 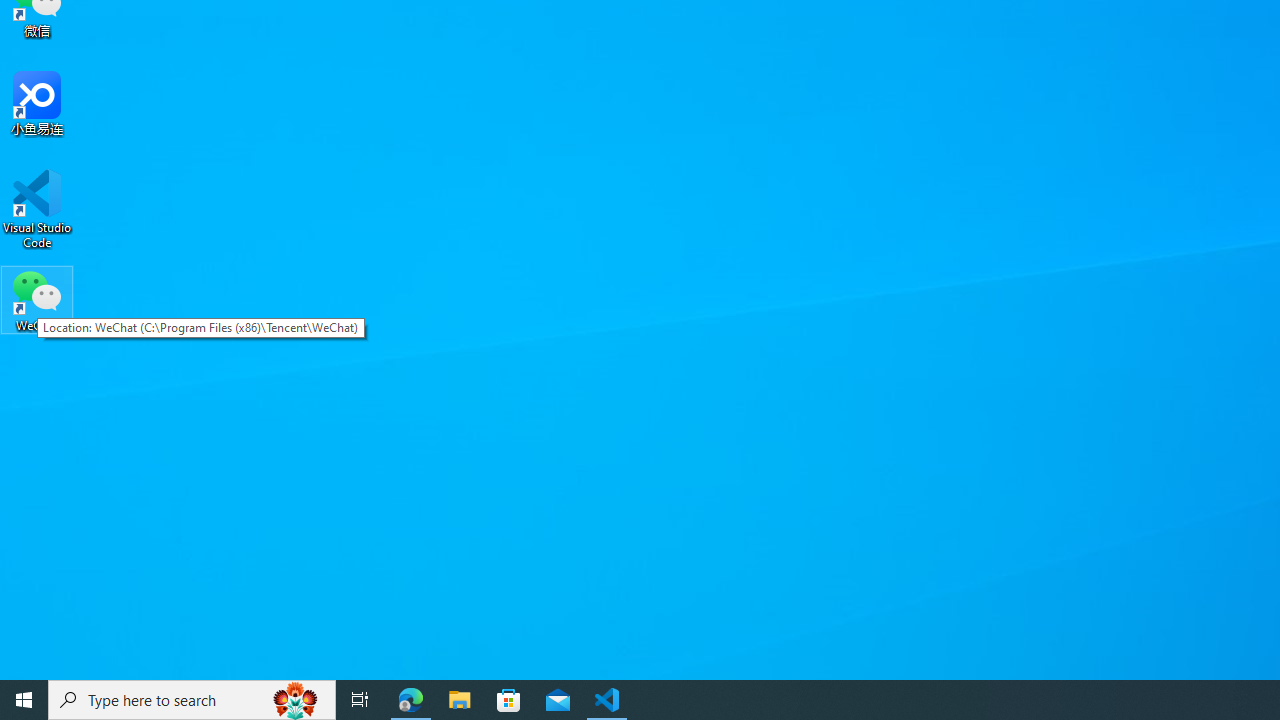 I want to click on 'Start', so click(x=24, y=698).